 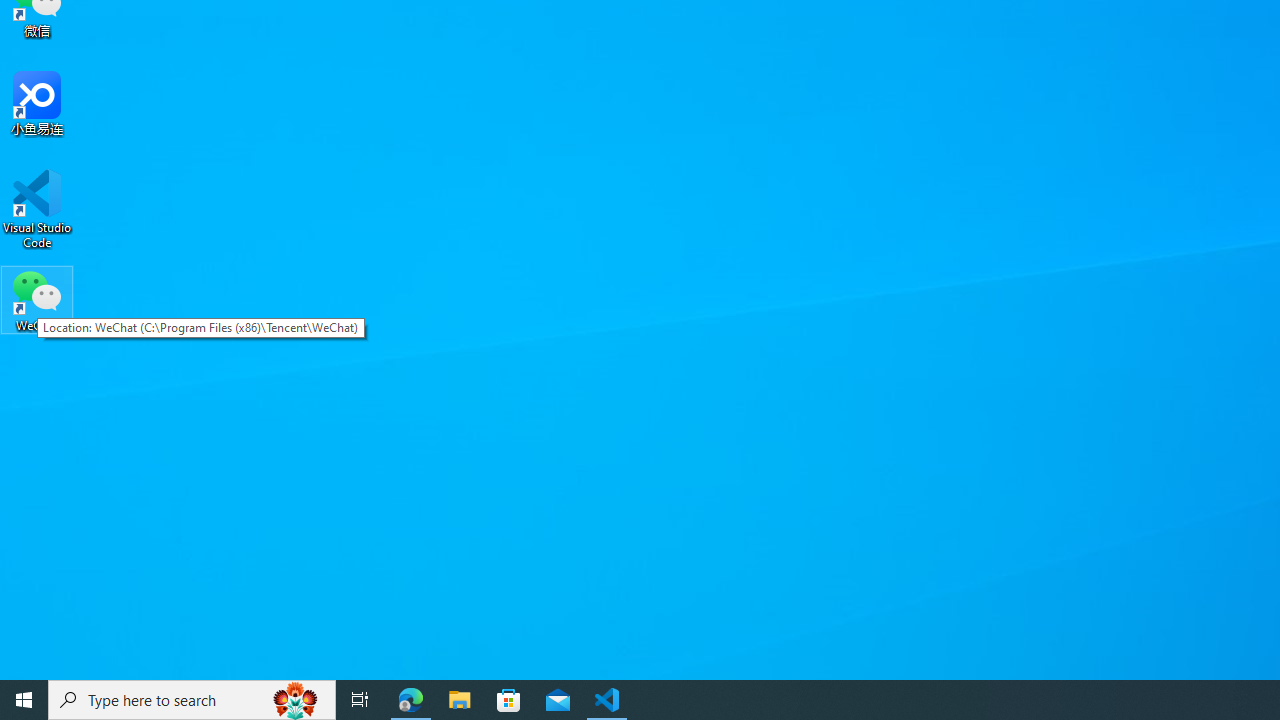 I want to click on 'Start', so click(x=24, y=698).